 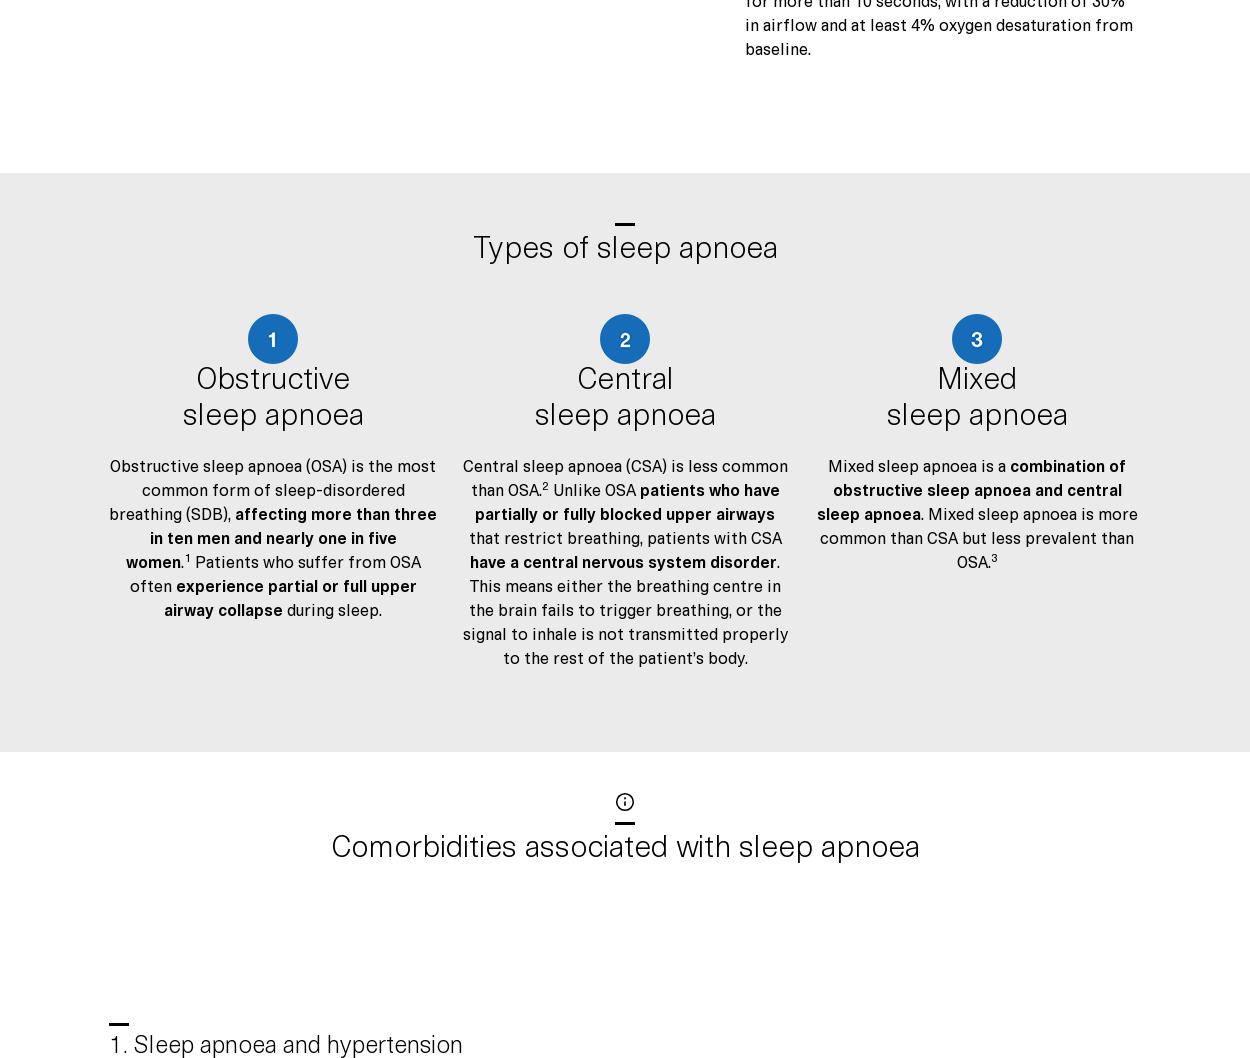 What do you see at coordinates (194, 456) in the screenshot?
I see `'UK Carbon Reduction Plan'` at bounding box center [194, 456].